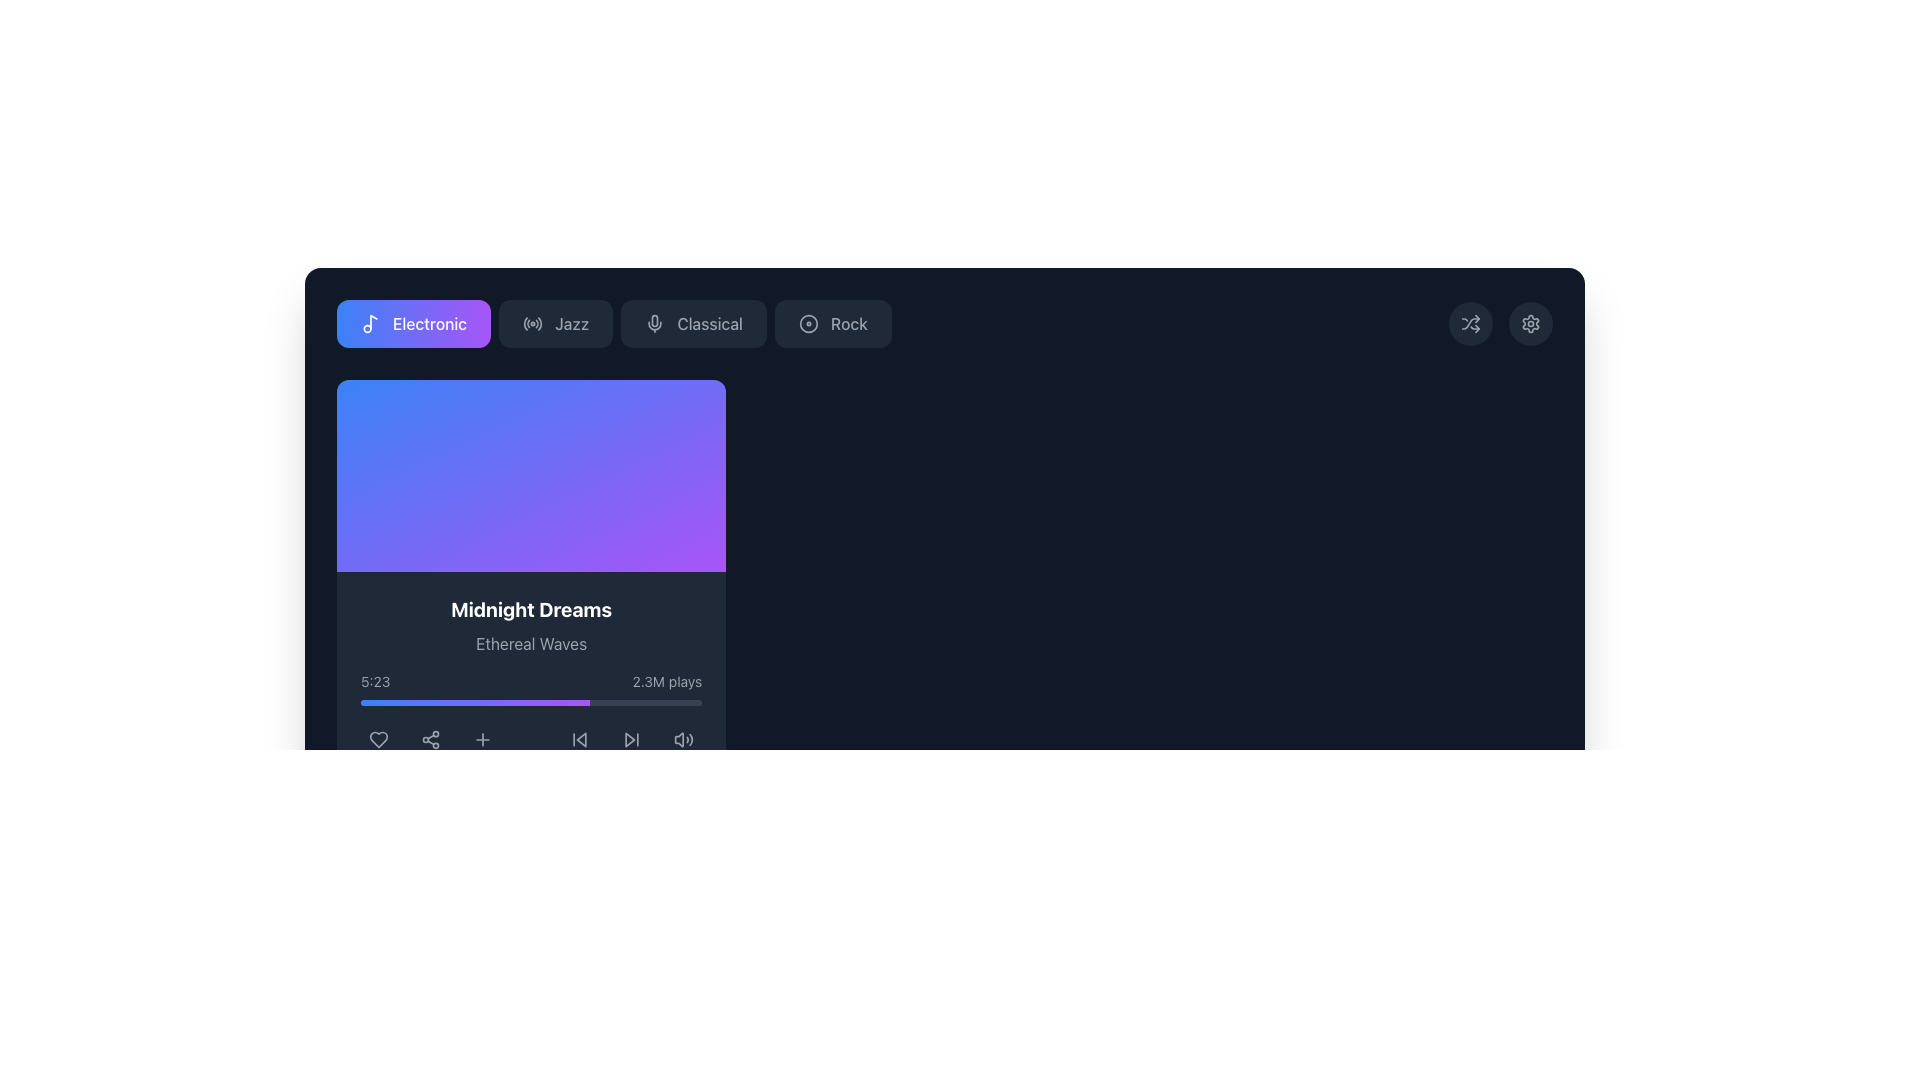  Describe the element at coordinates (370, 323) in the screenshot. I see `the icon representing the 'Electronic' category located inside the button labeled 'Electronic'` at that location.